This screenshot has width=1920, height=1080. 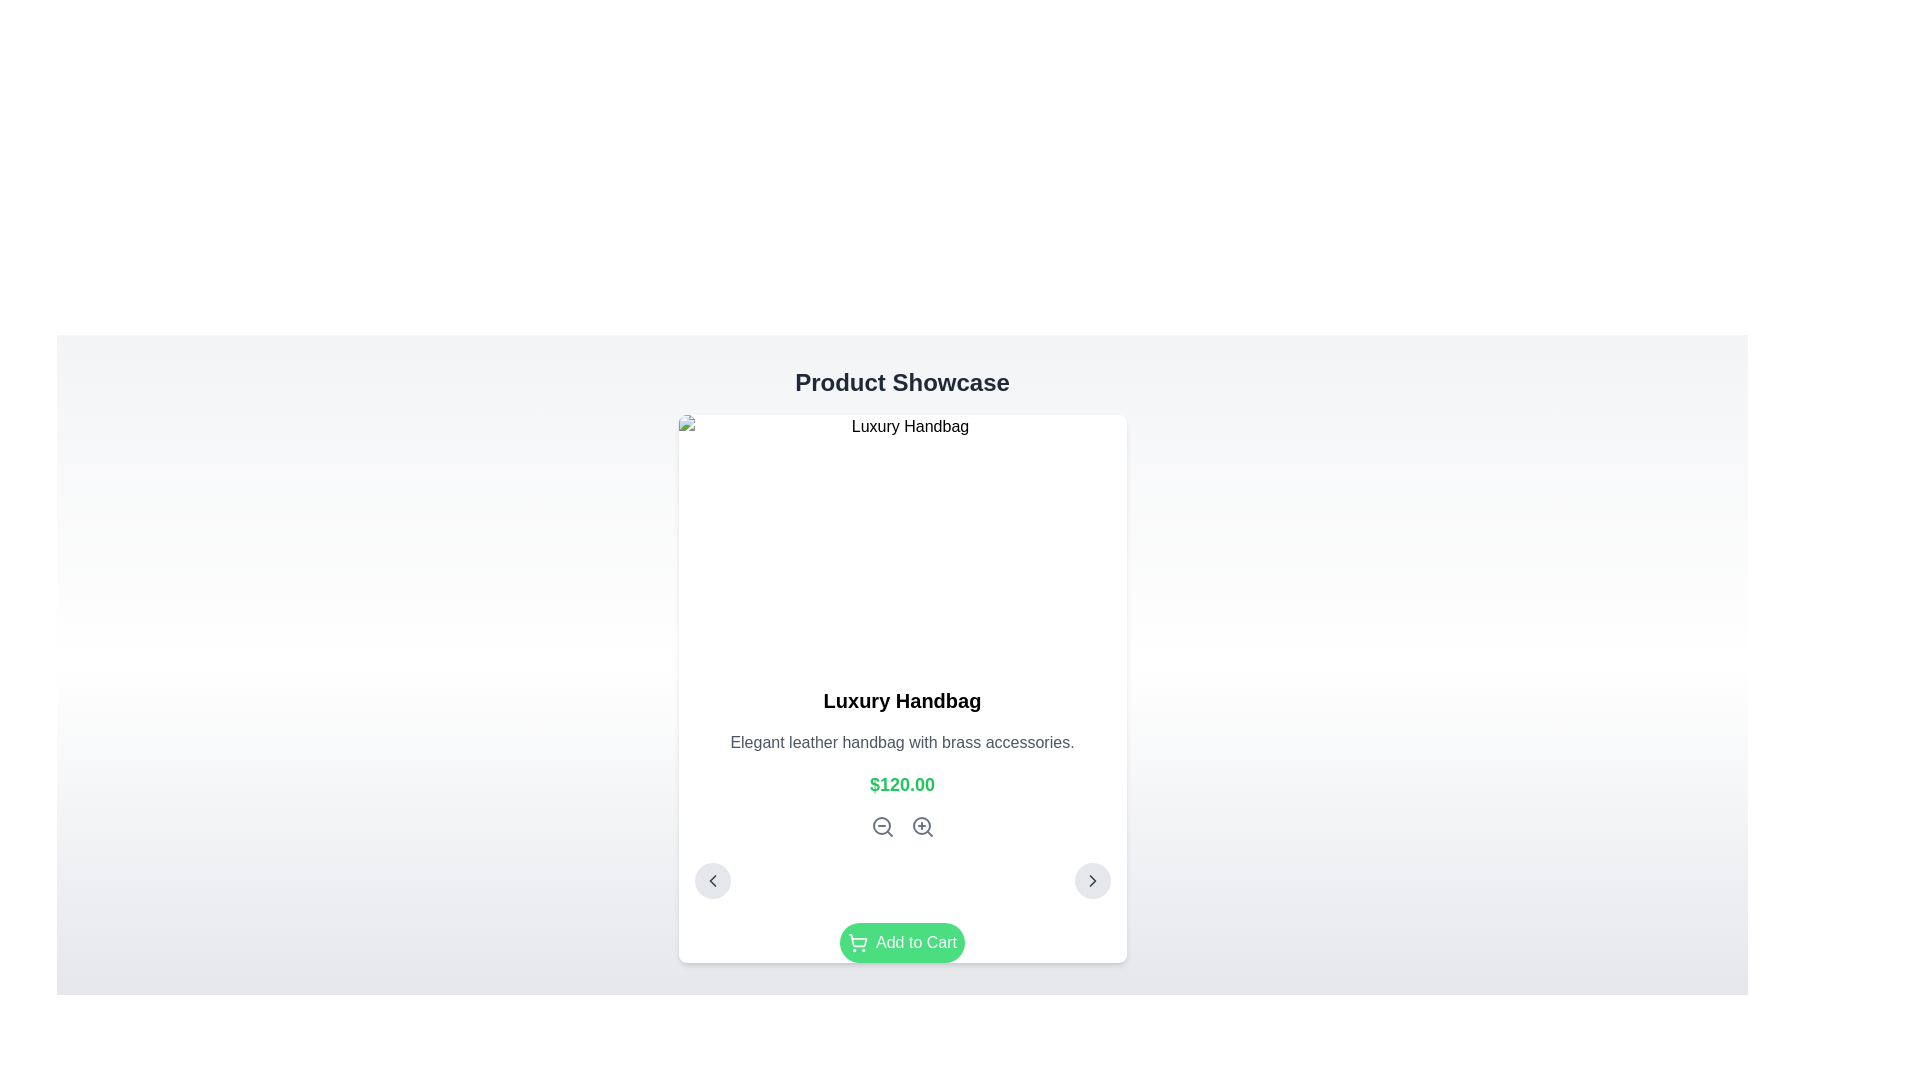 I want to click on the 'Add to Cart' icon, which is the leftmost component of the 'Add to Cart' button located at the bottom center of the interface, so click(x=858, y=942).